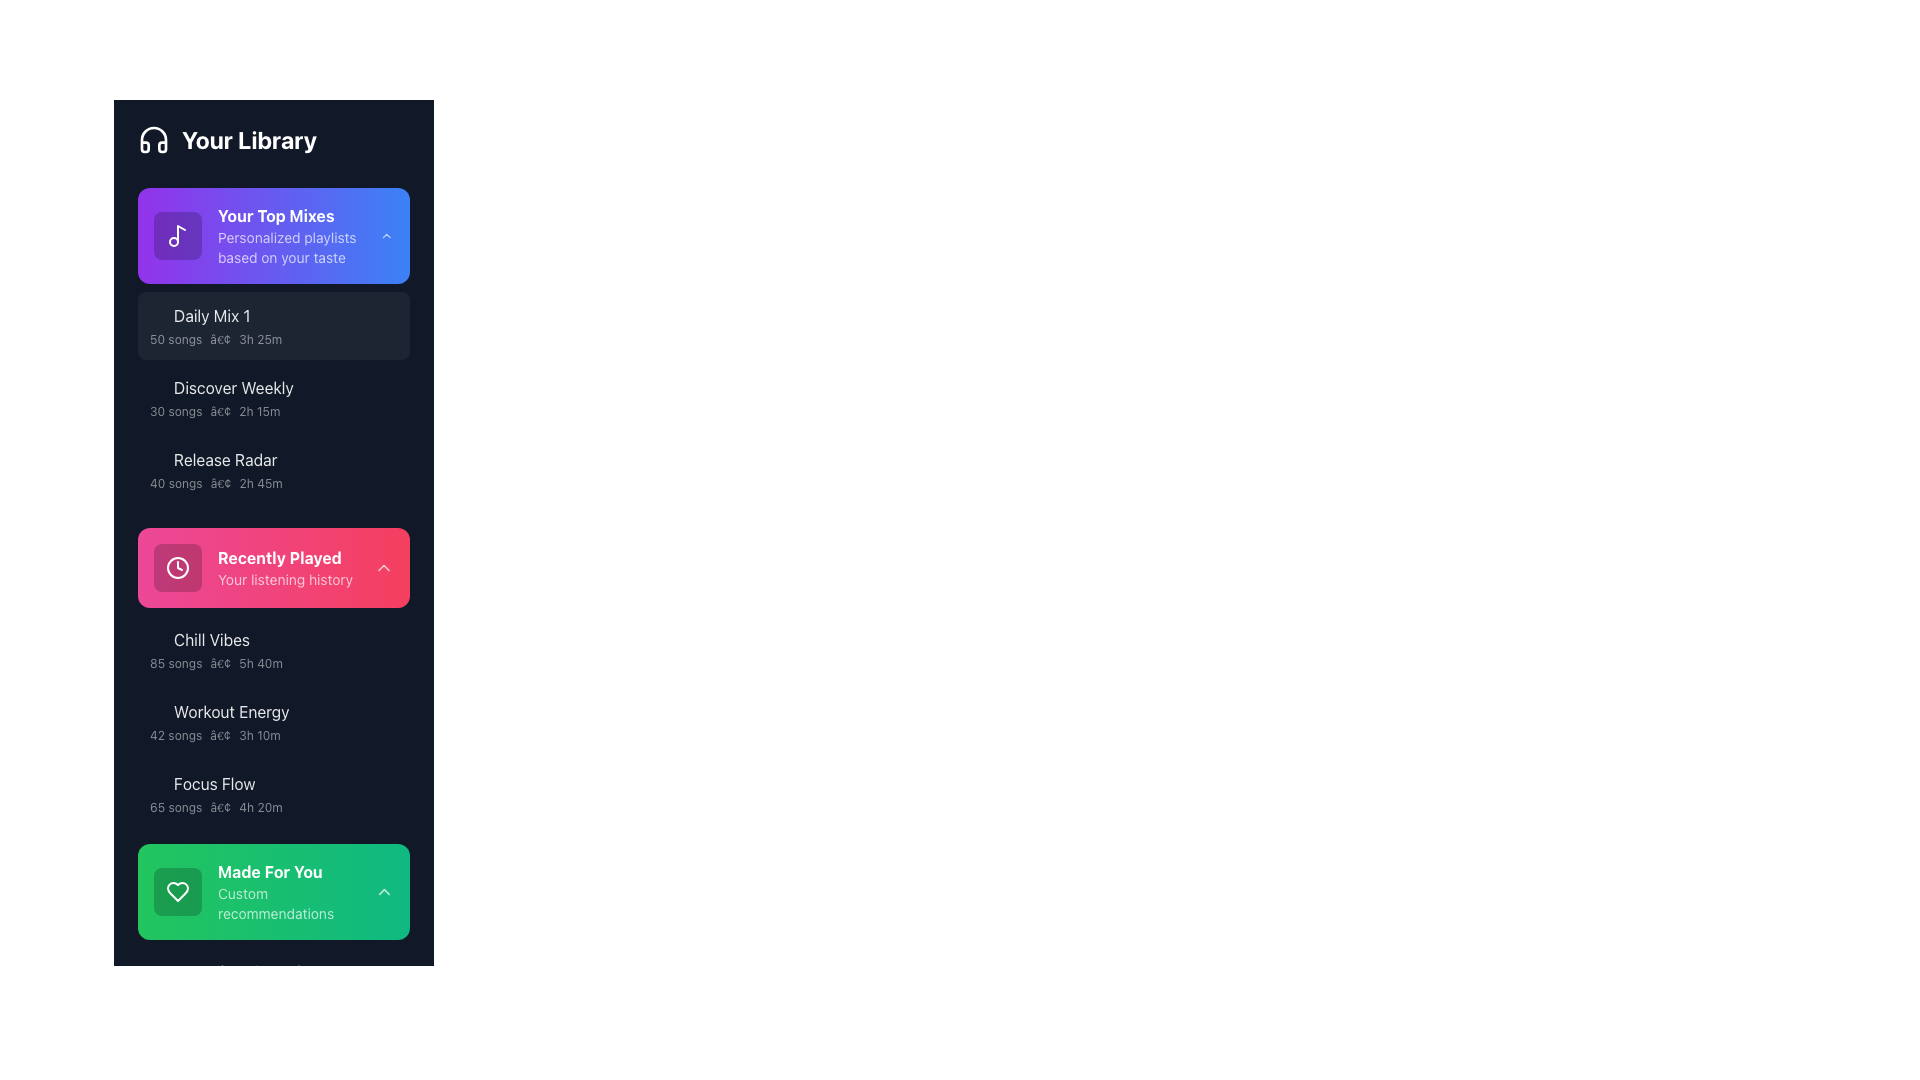 The image size is (1920, 1080). What do you see at coordinates (138, 793) in the screenshot?
I see `the decorative accent or visual indicator in the 'Focus Flow' section under 'Your Library', located at the left edge of the section` at bounding box center [138, 793].